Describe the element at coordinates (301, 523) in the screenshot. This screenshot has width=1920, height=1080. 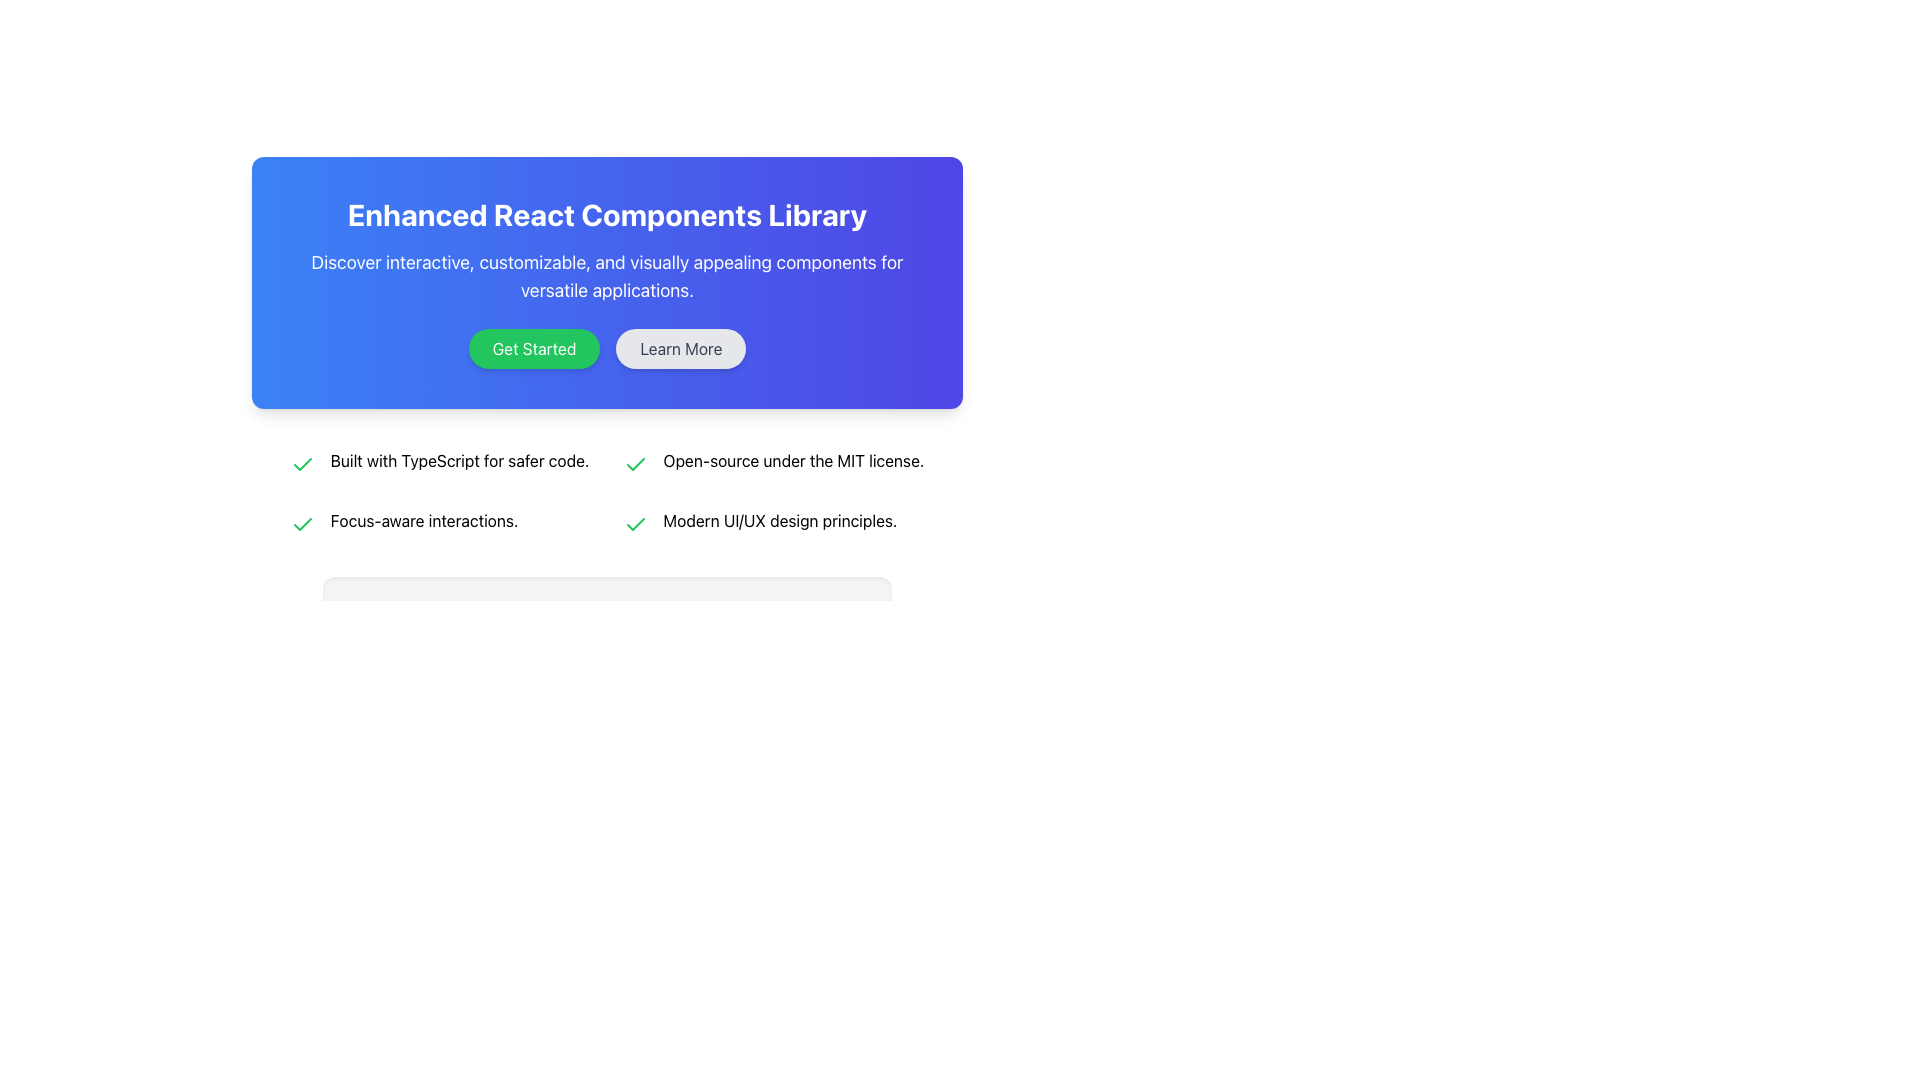
I see `the green checkmark icon located to the left of the text 'Focus-aware interactions', which is the second item in the horizontal list of checkmarks` at that location.